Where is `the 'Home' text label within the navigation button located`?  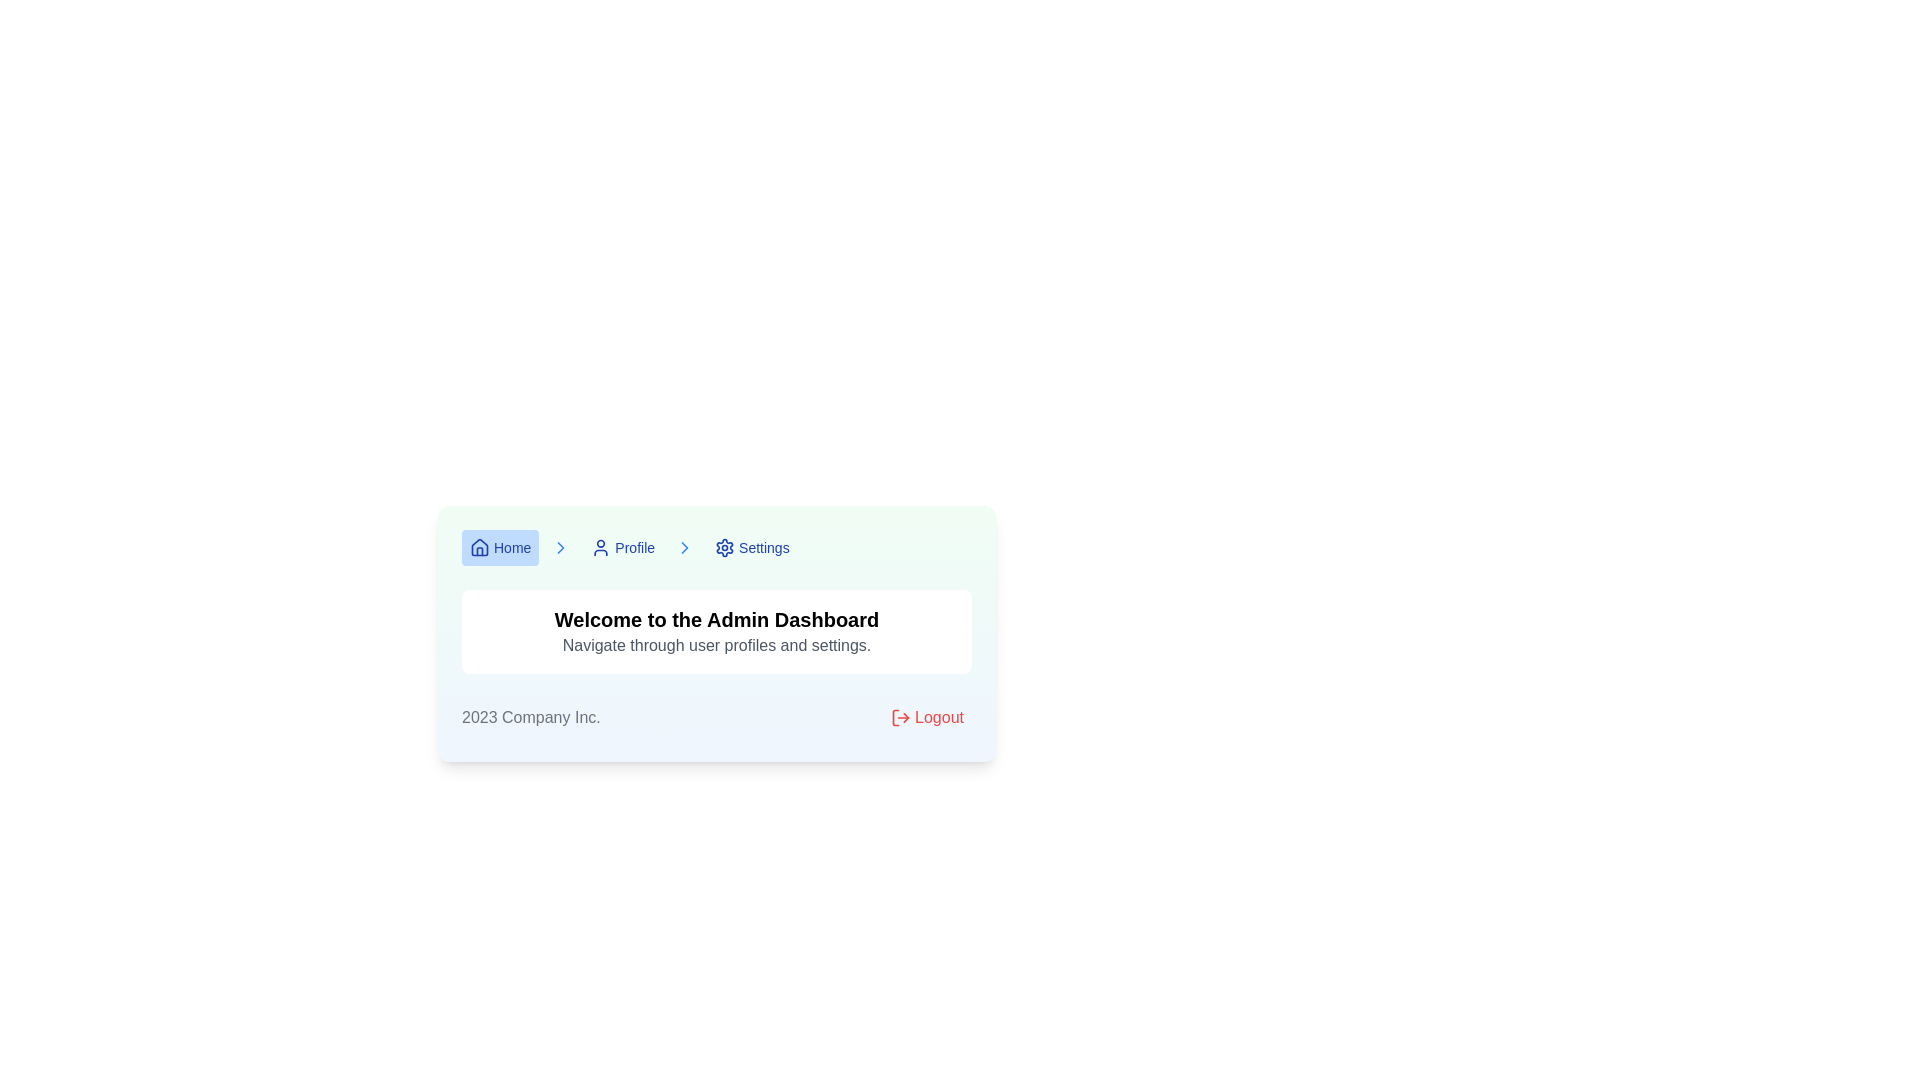 the 'Home' text label within the navigation button located is located at coordinates (512, 547).